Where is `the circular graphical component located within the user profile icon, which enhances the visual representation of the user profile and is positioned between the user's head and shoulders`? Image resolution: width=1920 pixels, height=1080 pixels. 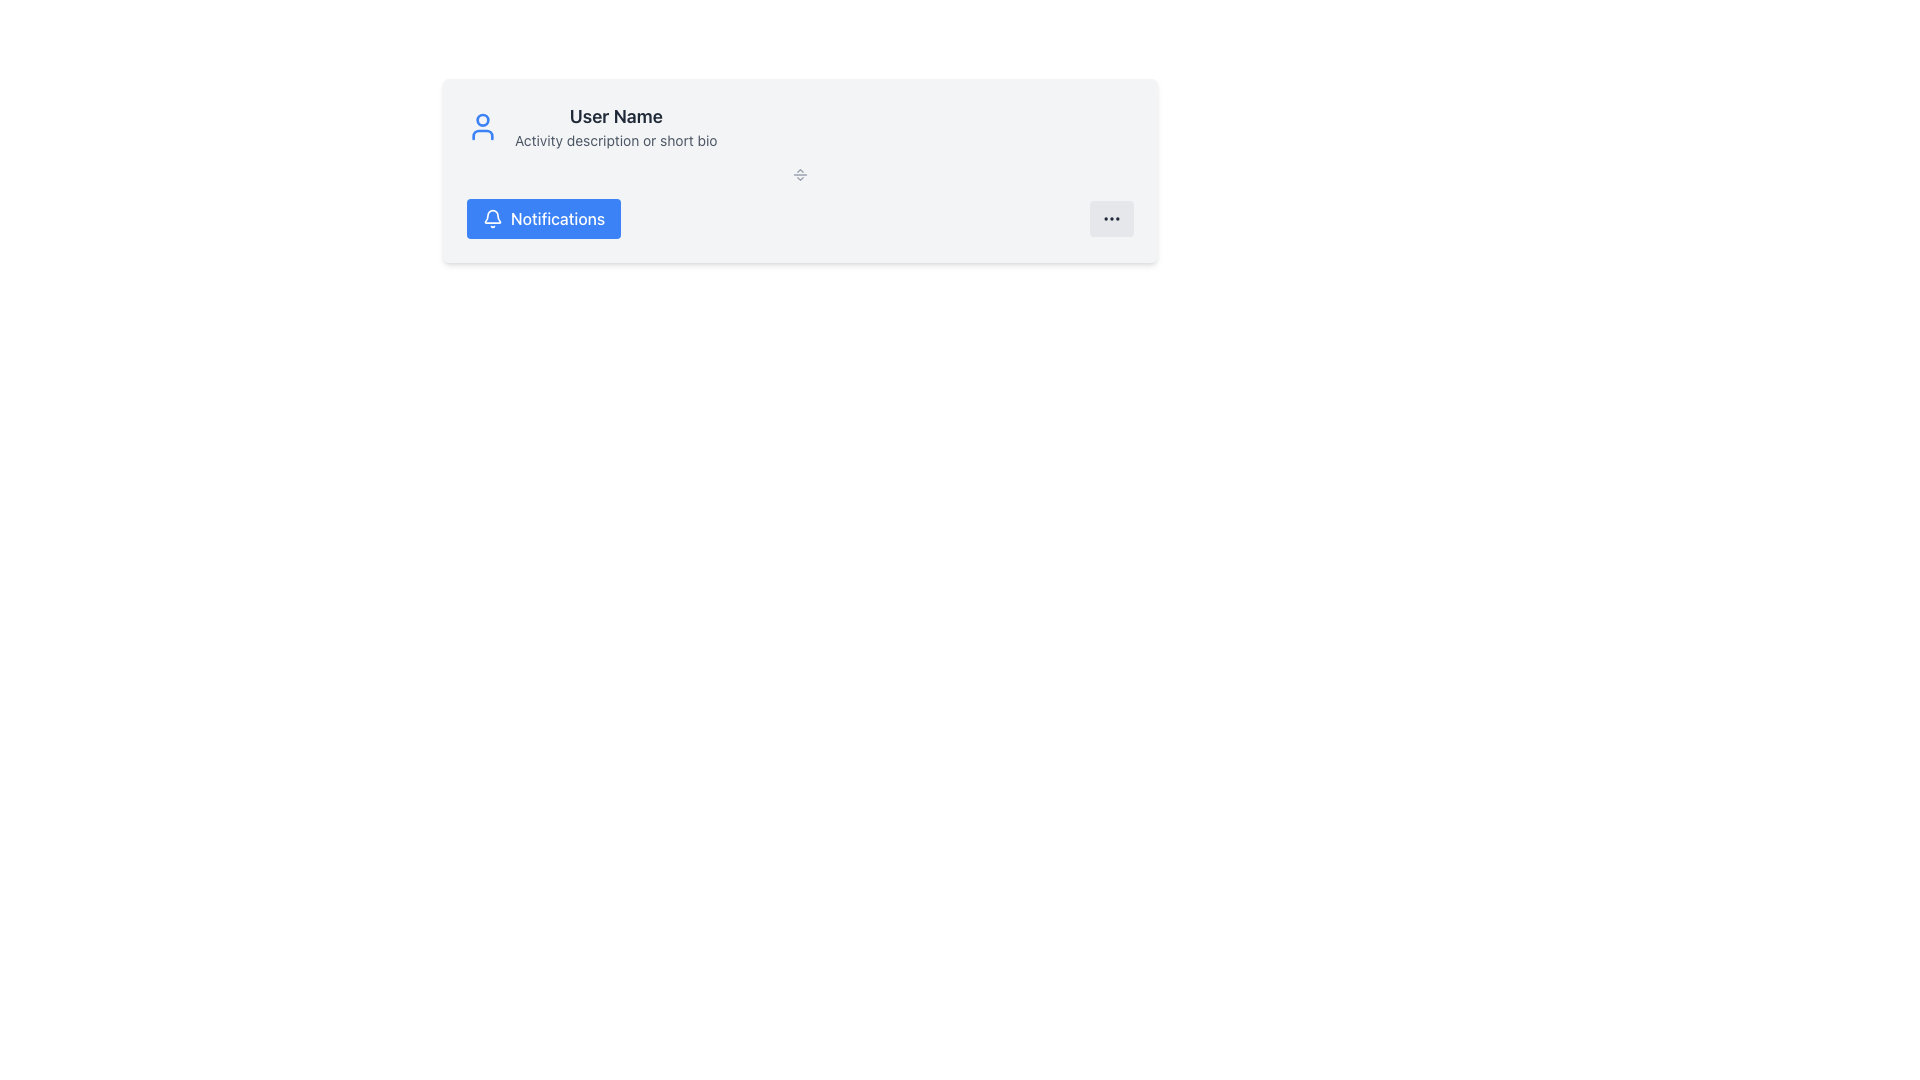 the circular graphical component located within the user profile icon, which enhances the visual representation of the user profile and is positioned between the user's head and shoulders is located at coordinates (483, 119).